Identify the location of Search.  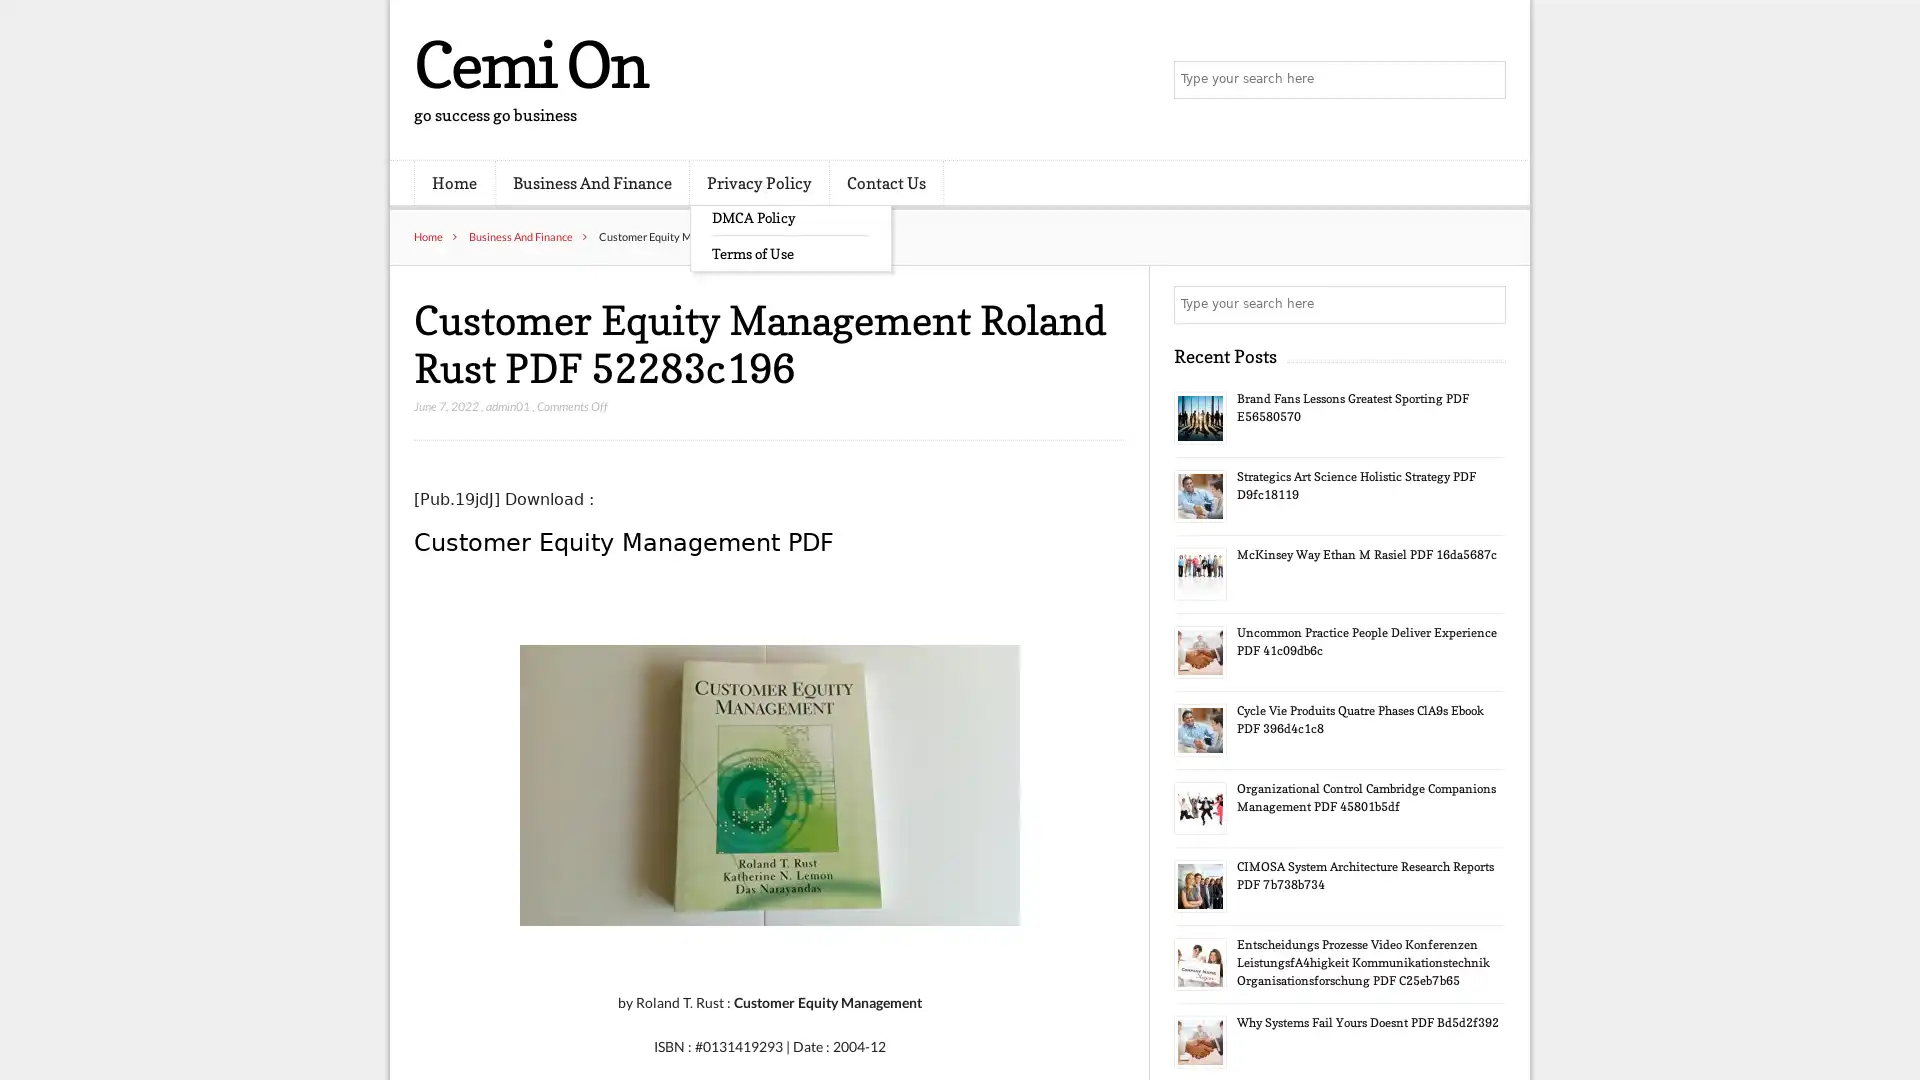
(1485, 80).